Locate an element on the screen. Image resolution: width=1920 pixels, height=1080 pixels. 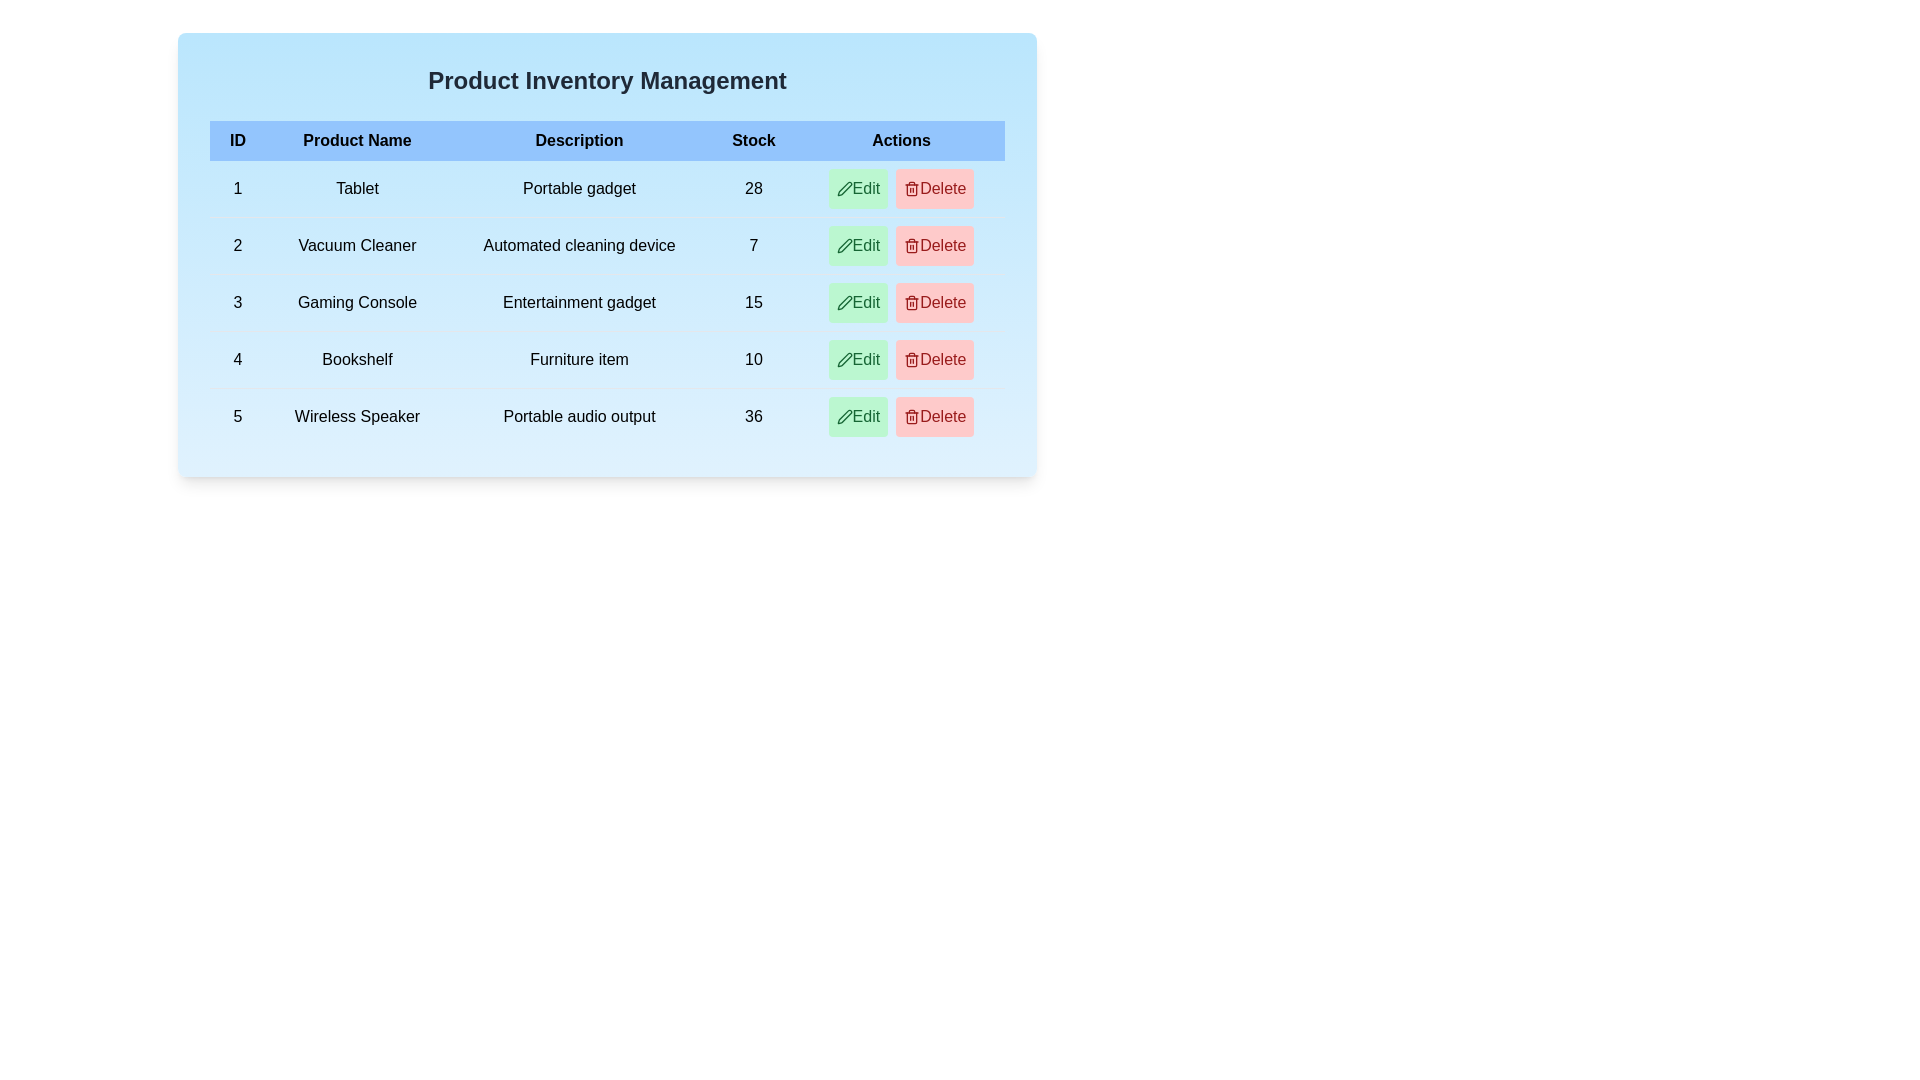
the 'Delete' button in the button group located in the 'Actions' column of the fourth row of the table, which is styled with a red background and contains a trashcan icon is located at coordinates (900, 358).